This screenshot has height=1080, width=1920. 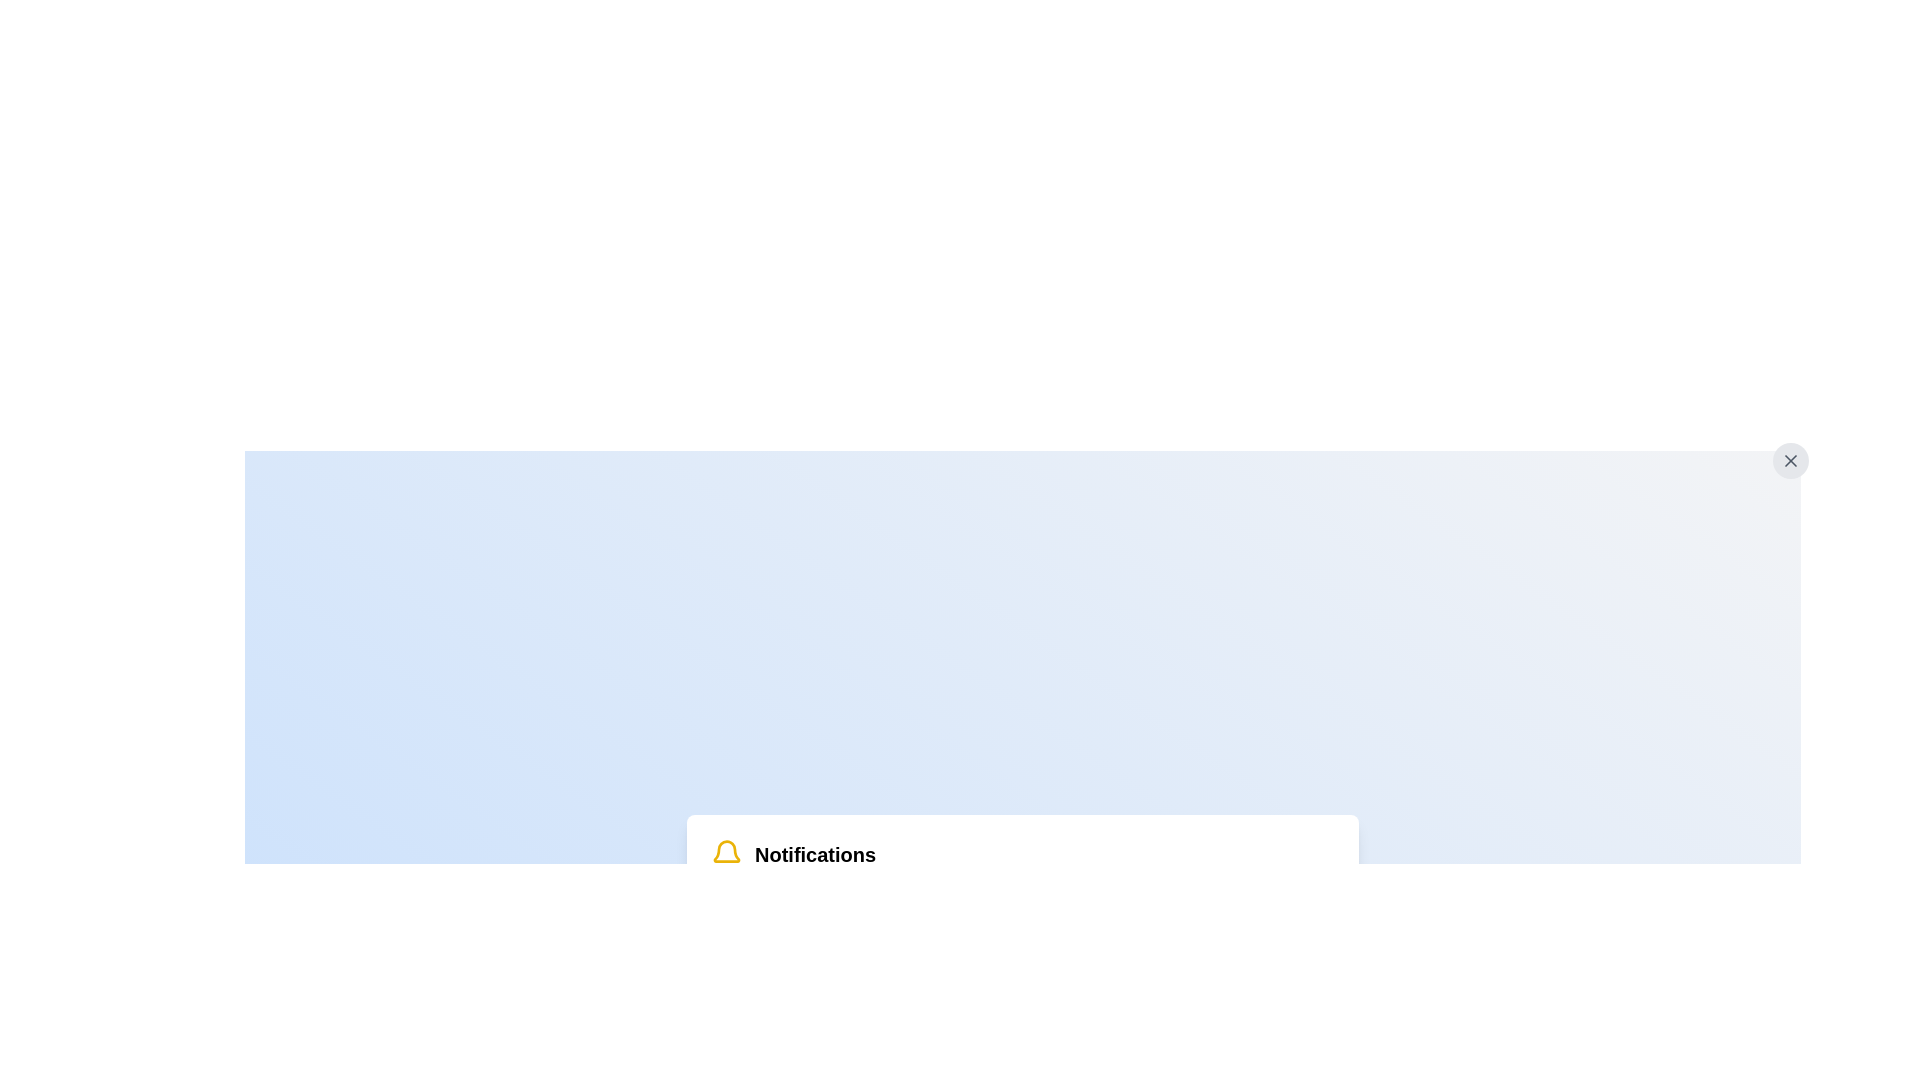 I want to click on the 'X' icon, which is a close or dismiss button located in the top-right corner of the notification panel, so click(x=1790, y=461).